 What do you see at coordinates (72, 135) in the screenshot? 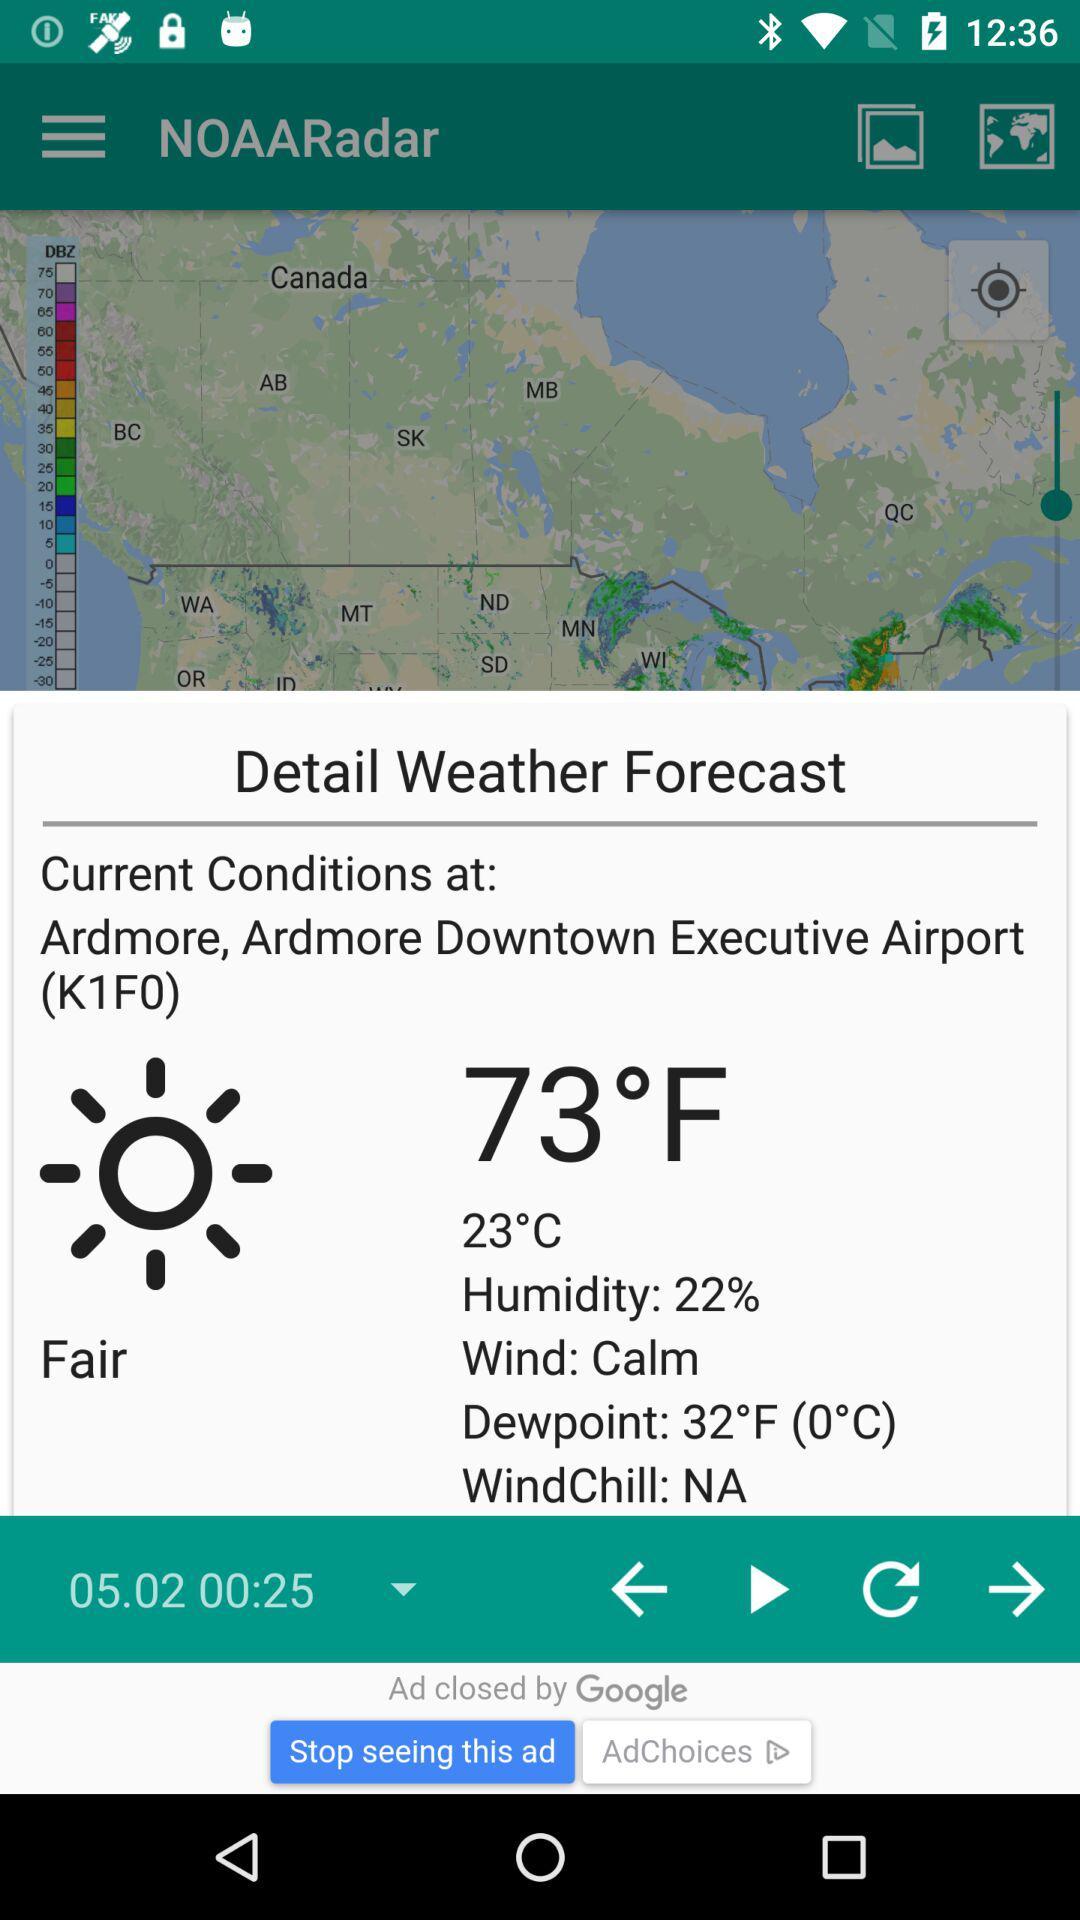
I see `the menu` at bounding box center [72, 135].